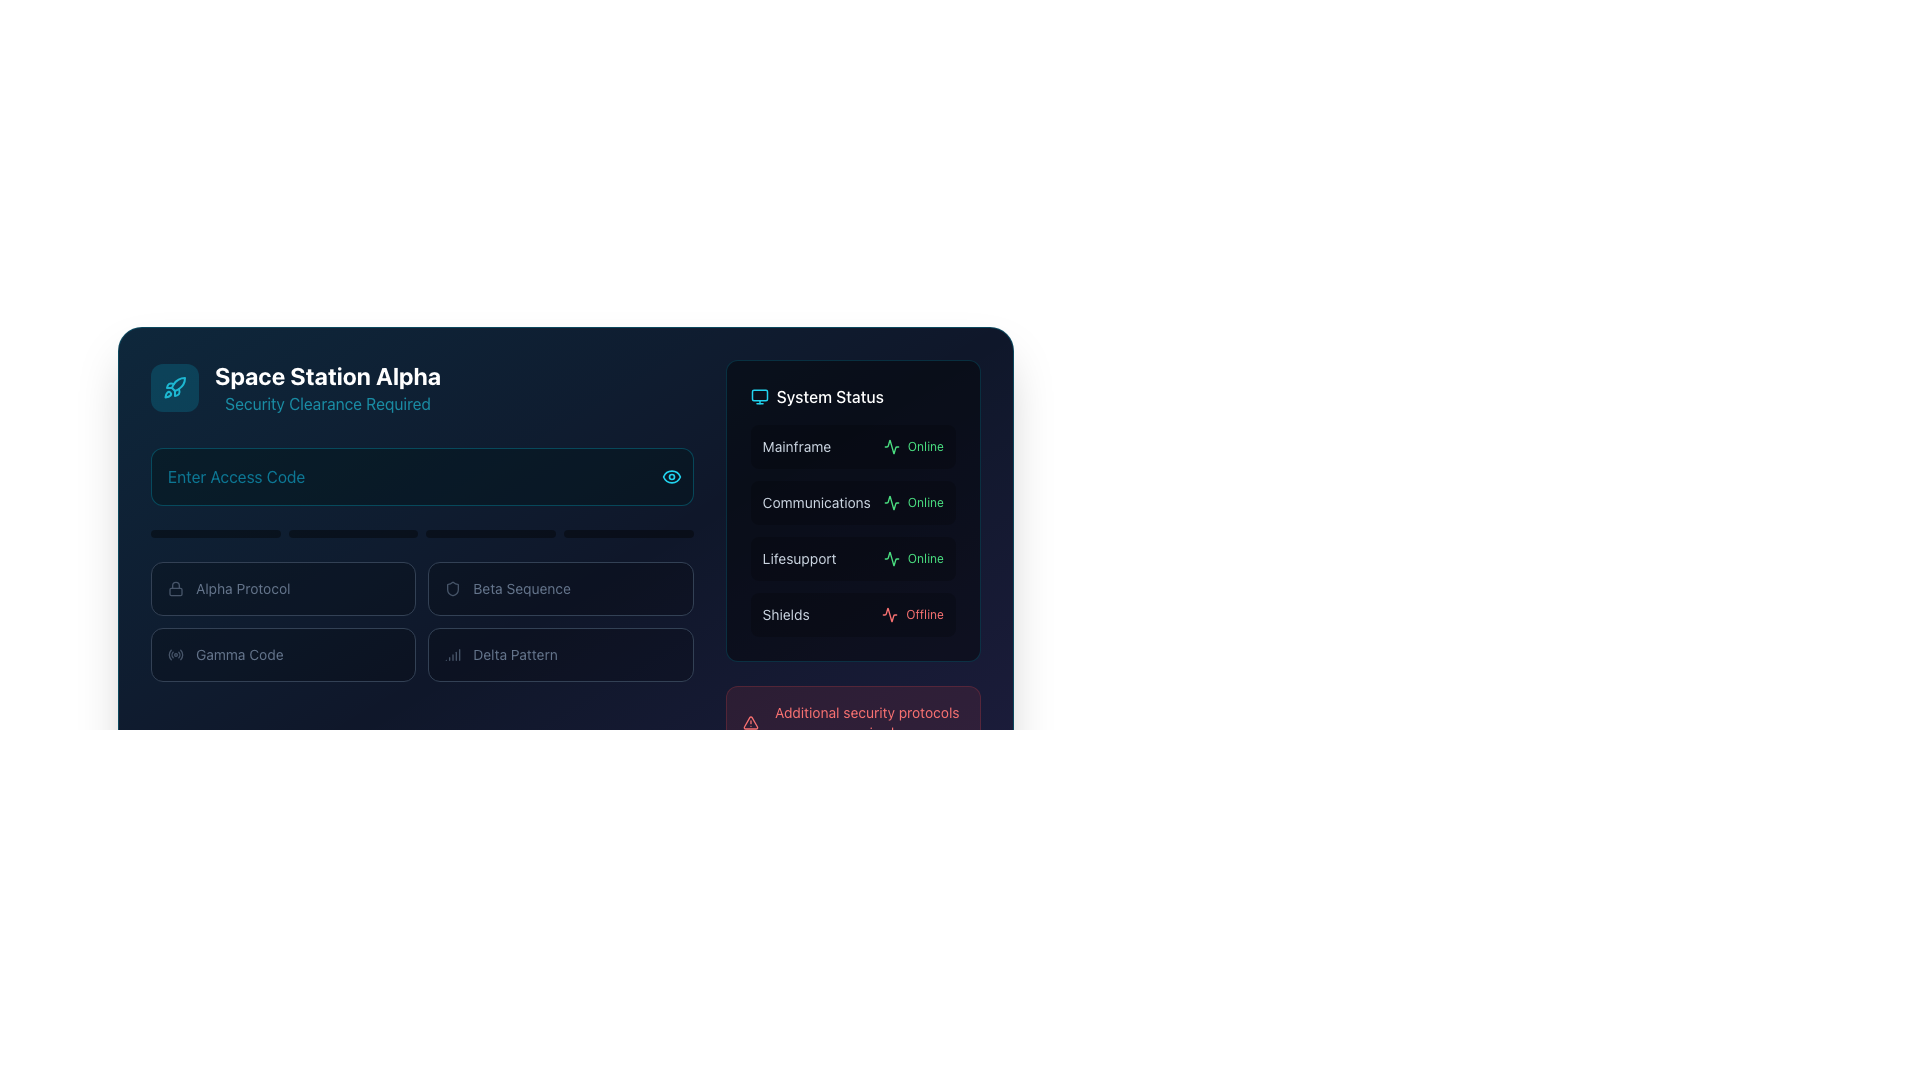 Image resolution: width=1920 pixels, height=1080 pixels. Describe the element at coordinates (421, 532) in the screenshot. I see `the segmented progress bar located centrally below the 'Enter Access Code' input field and above the options titled 'Alpha Protocol,' 'Beta Sequence,' 'Gamma Code,' and 'Delta Pattern.'` at that location.